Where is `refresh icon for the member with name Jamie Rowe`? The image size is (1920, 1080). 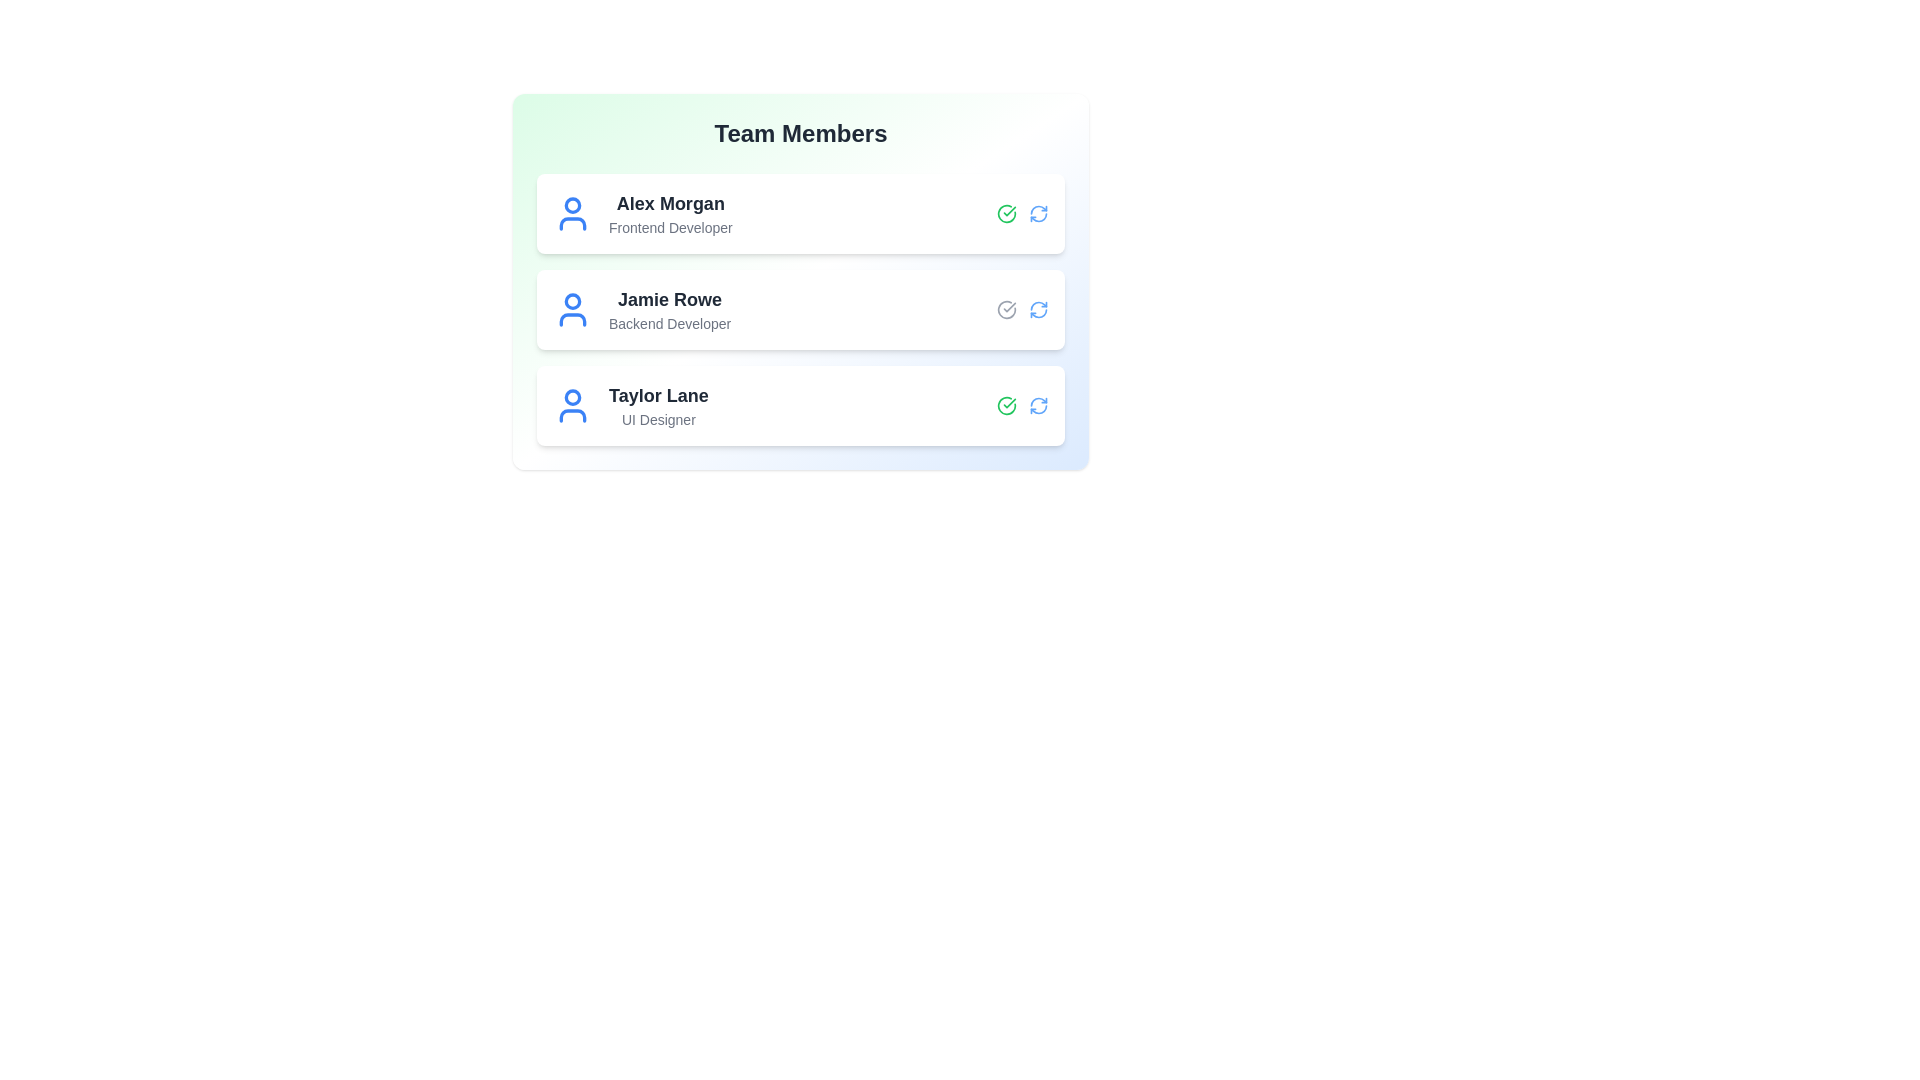
refresh icon for the member with name Jamie Rowe is located at coordinates (1038, 309).